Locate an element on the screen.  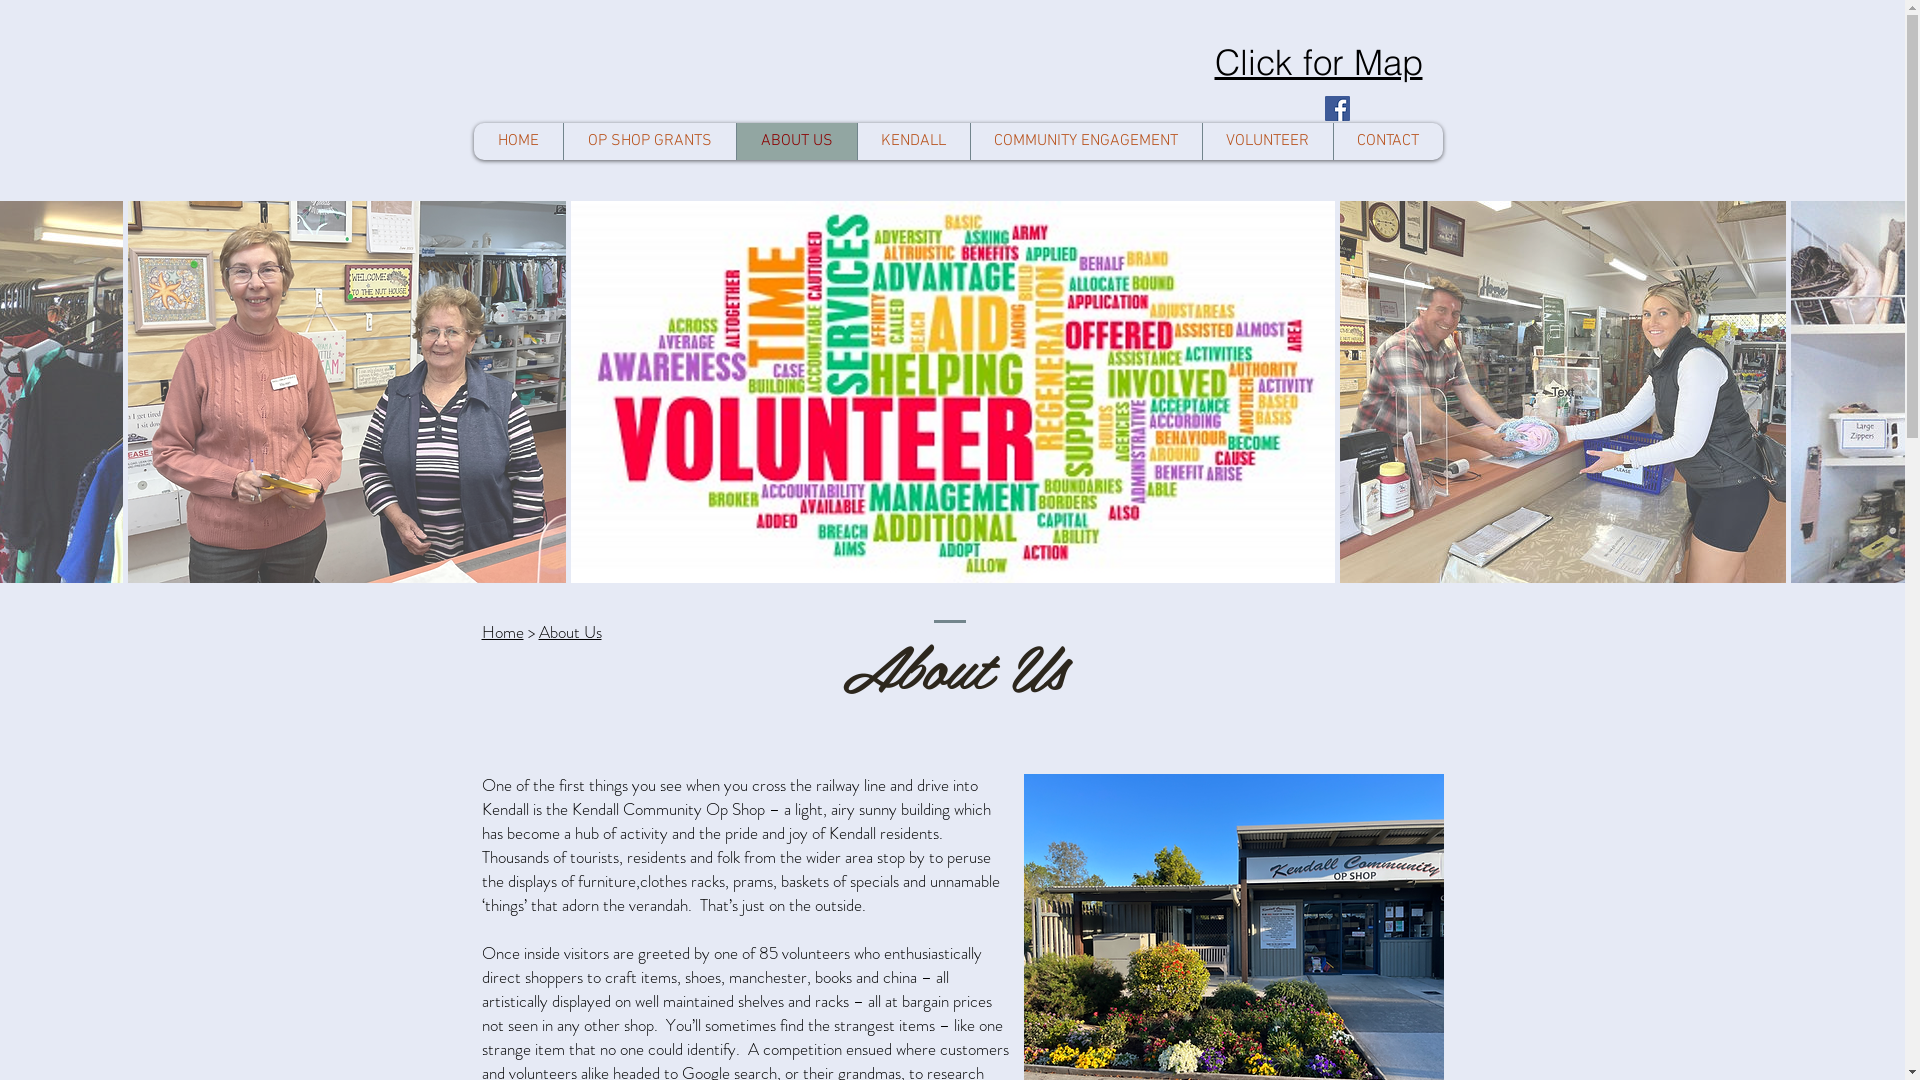
'HOME' is located at coordinates (518, 140).